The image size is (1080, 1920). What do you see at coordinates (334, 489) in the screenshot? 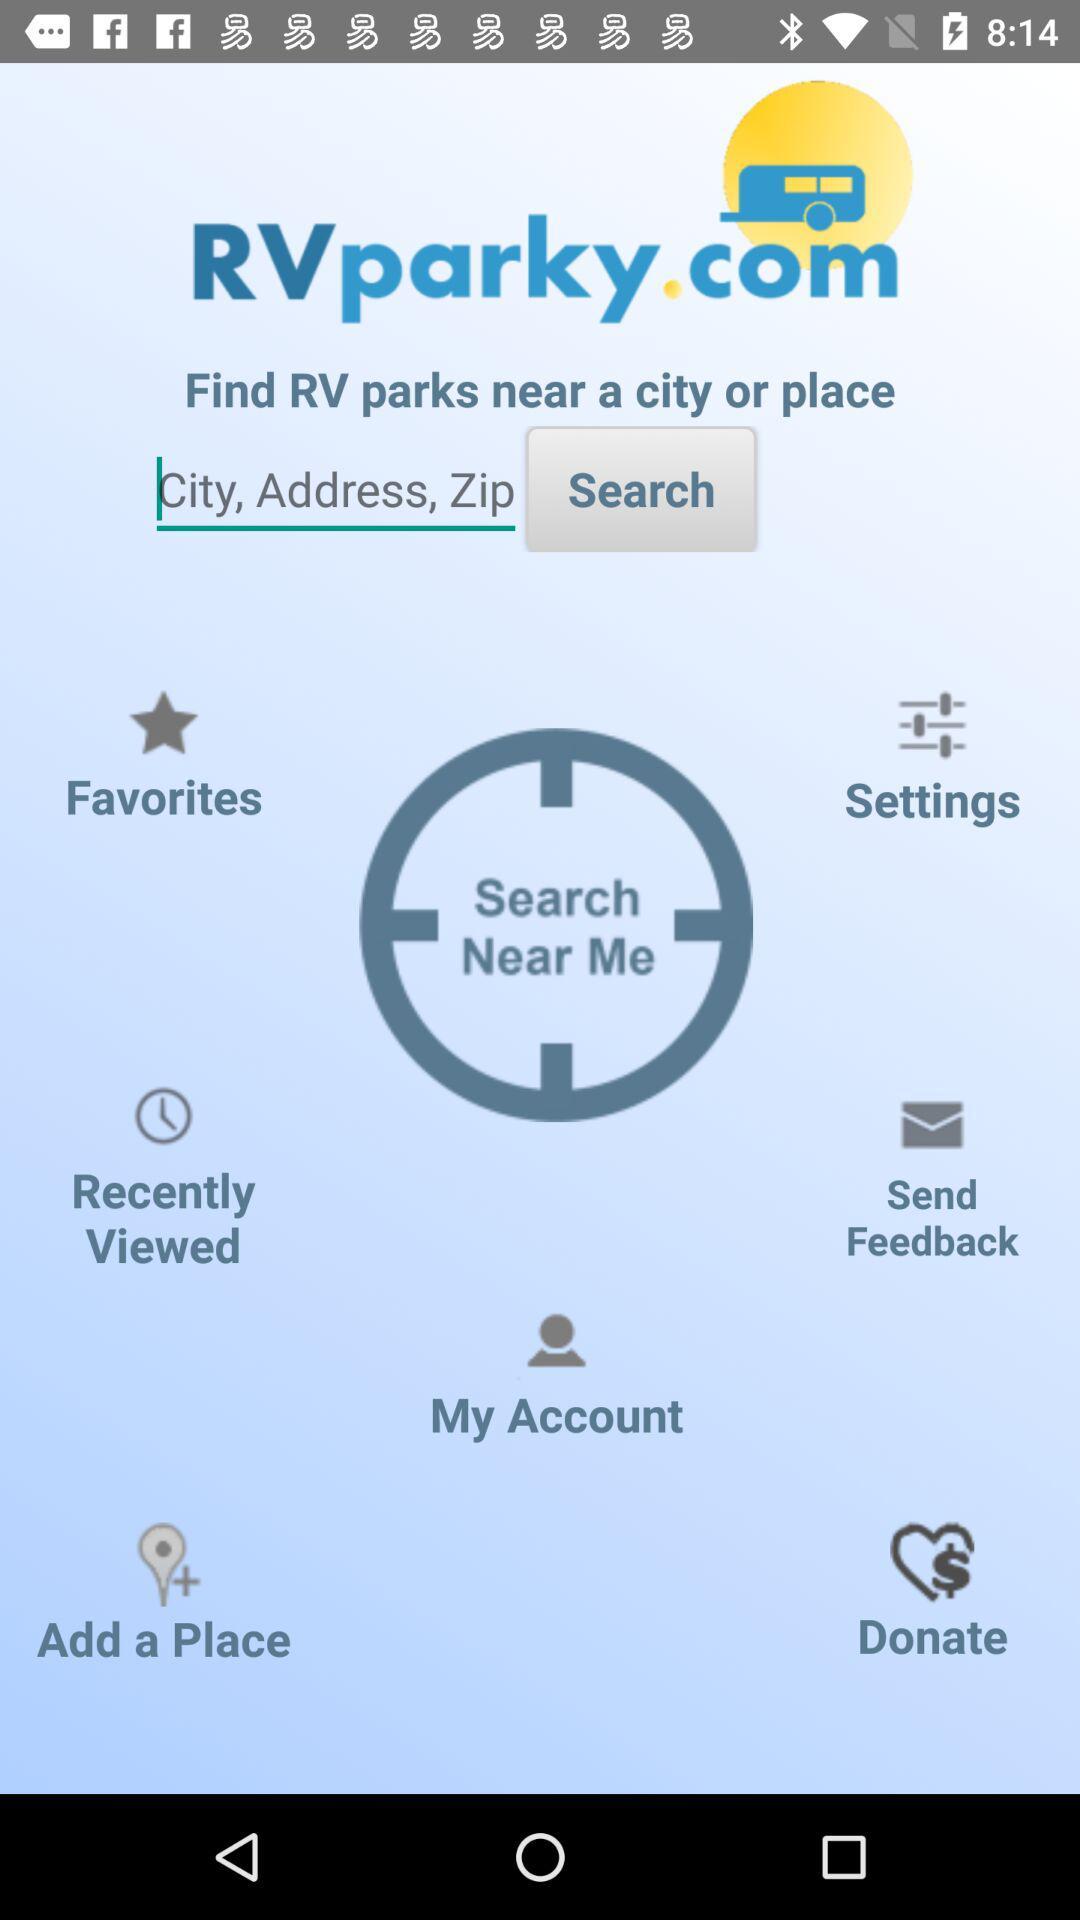
I see `city/address/zip` at bounding box center [334, 489].